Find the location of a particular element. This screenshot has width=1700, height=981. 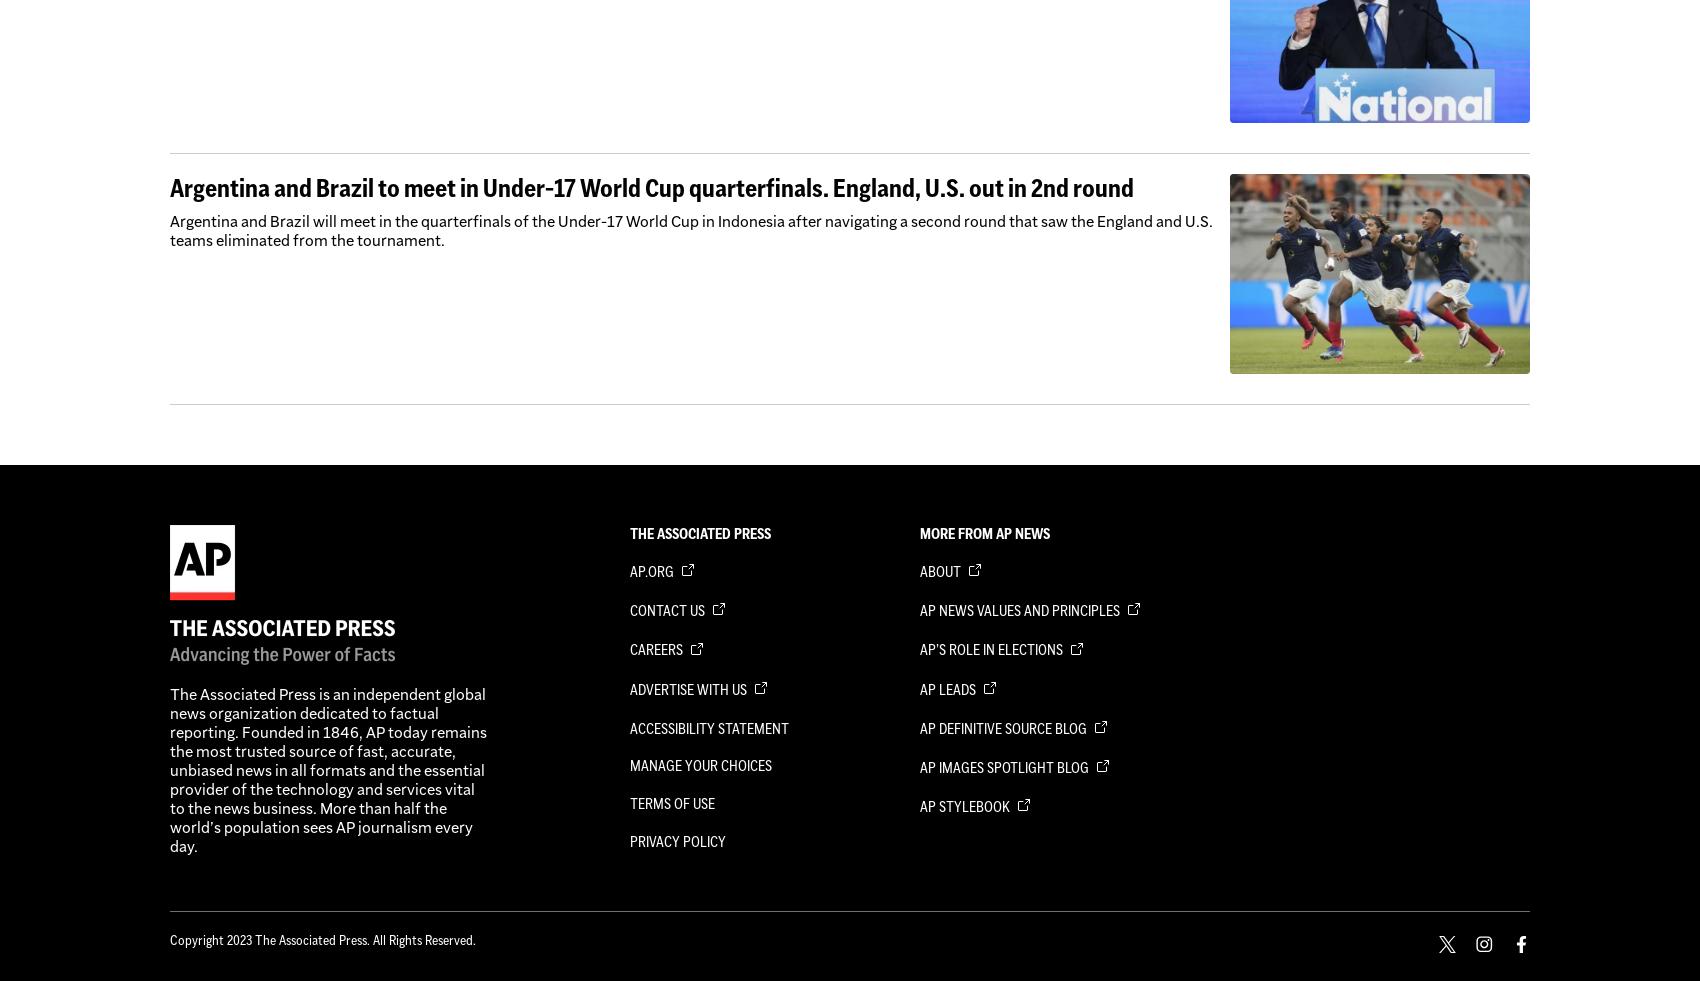

'AP Definitive Source Blog' is located at coordinates (1004, 728).